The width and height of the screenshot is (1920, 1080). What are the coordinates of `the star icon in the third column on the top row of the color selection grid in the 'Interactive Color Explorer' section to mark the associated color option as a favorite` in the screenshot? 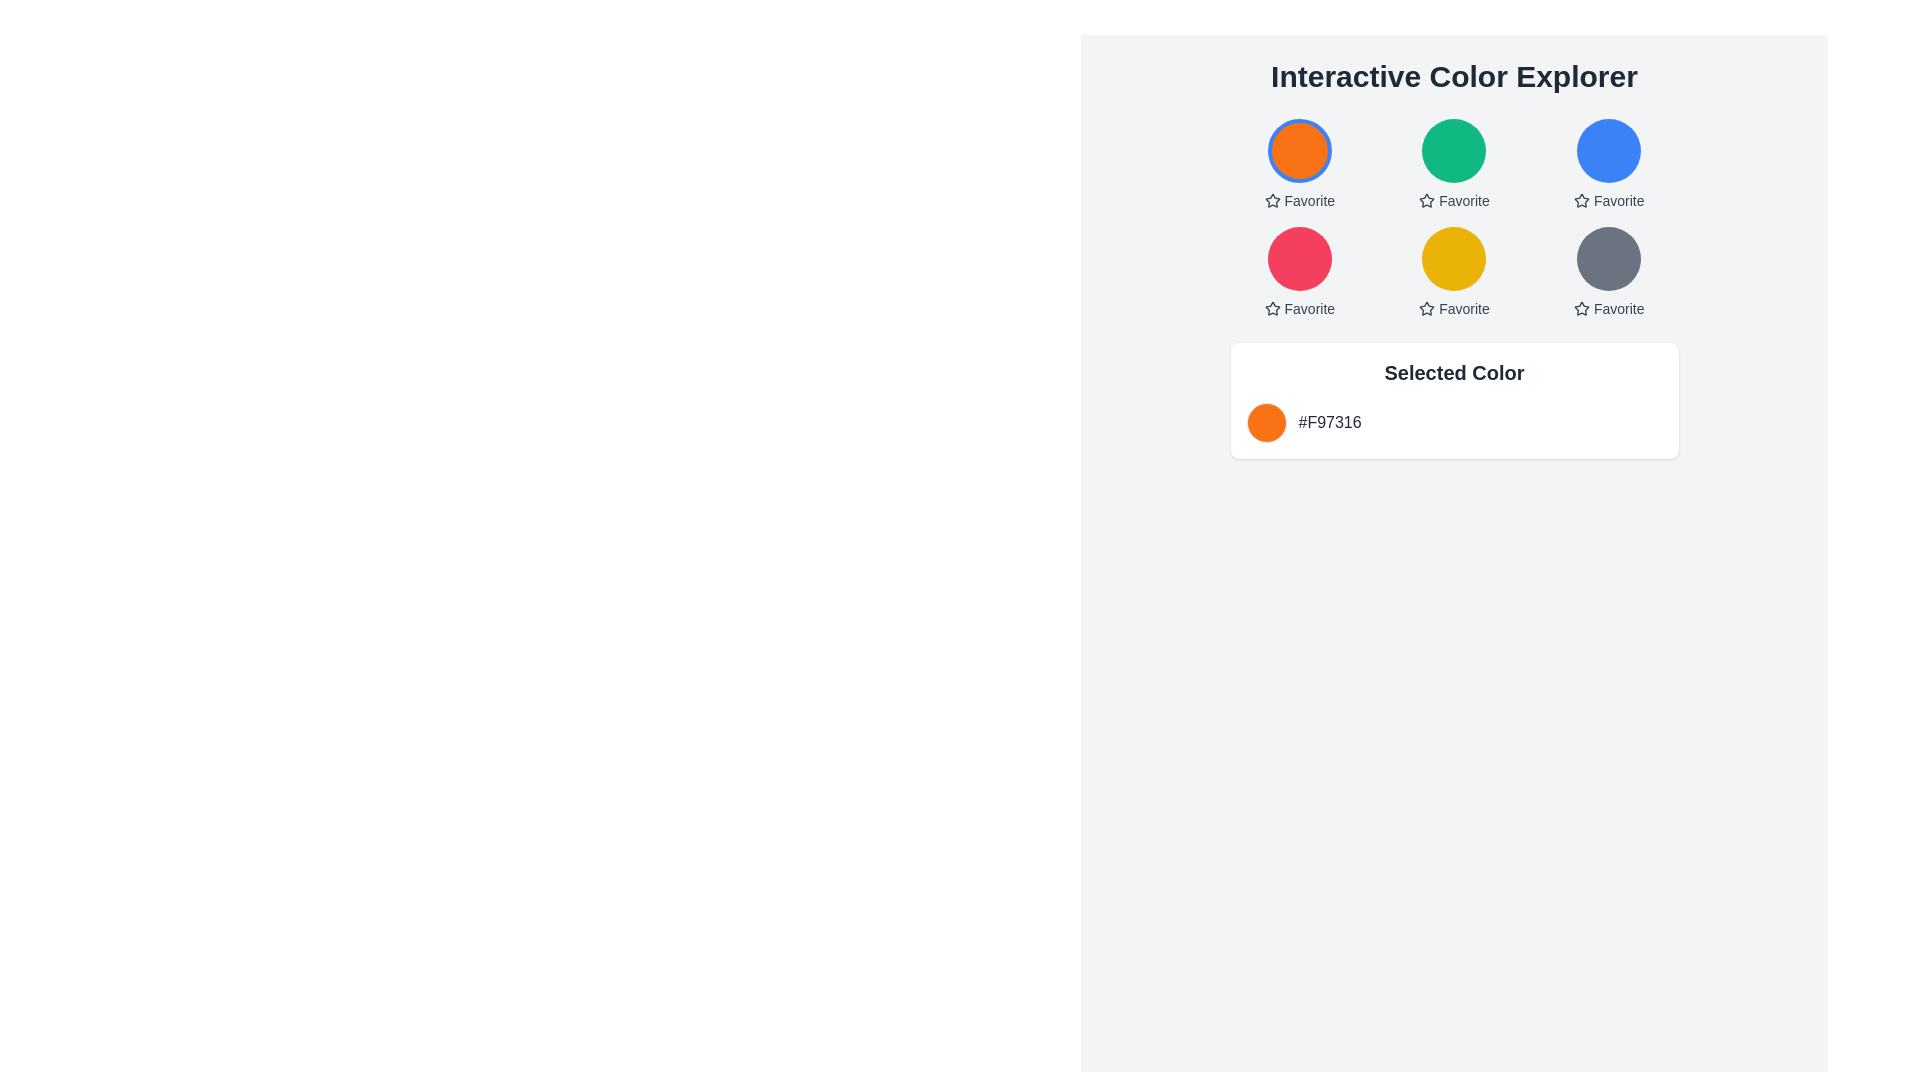 It's located at (1580, 200).